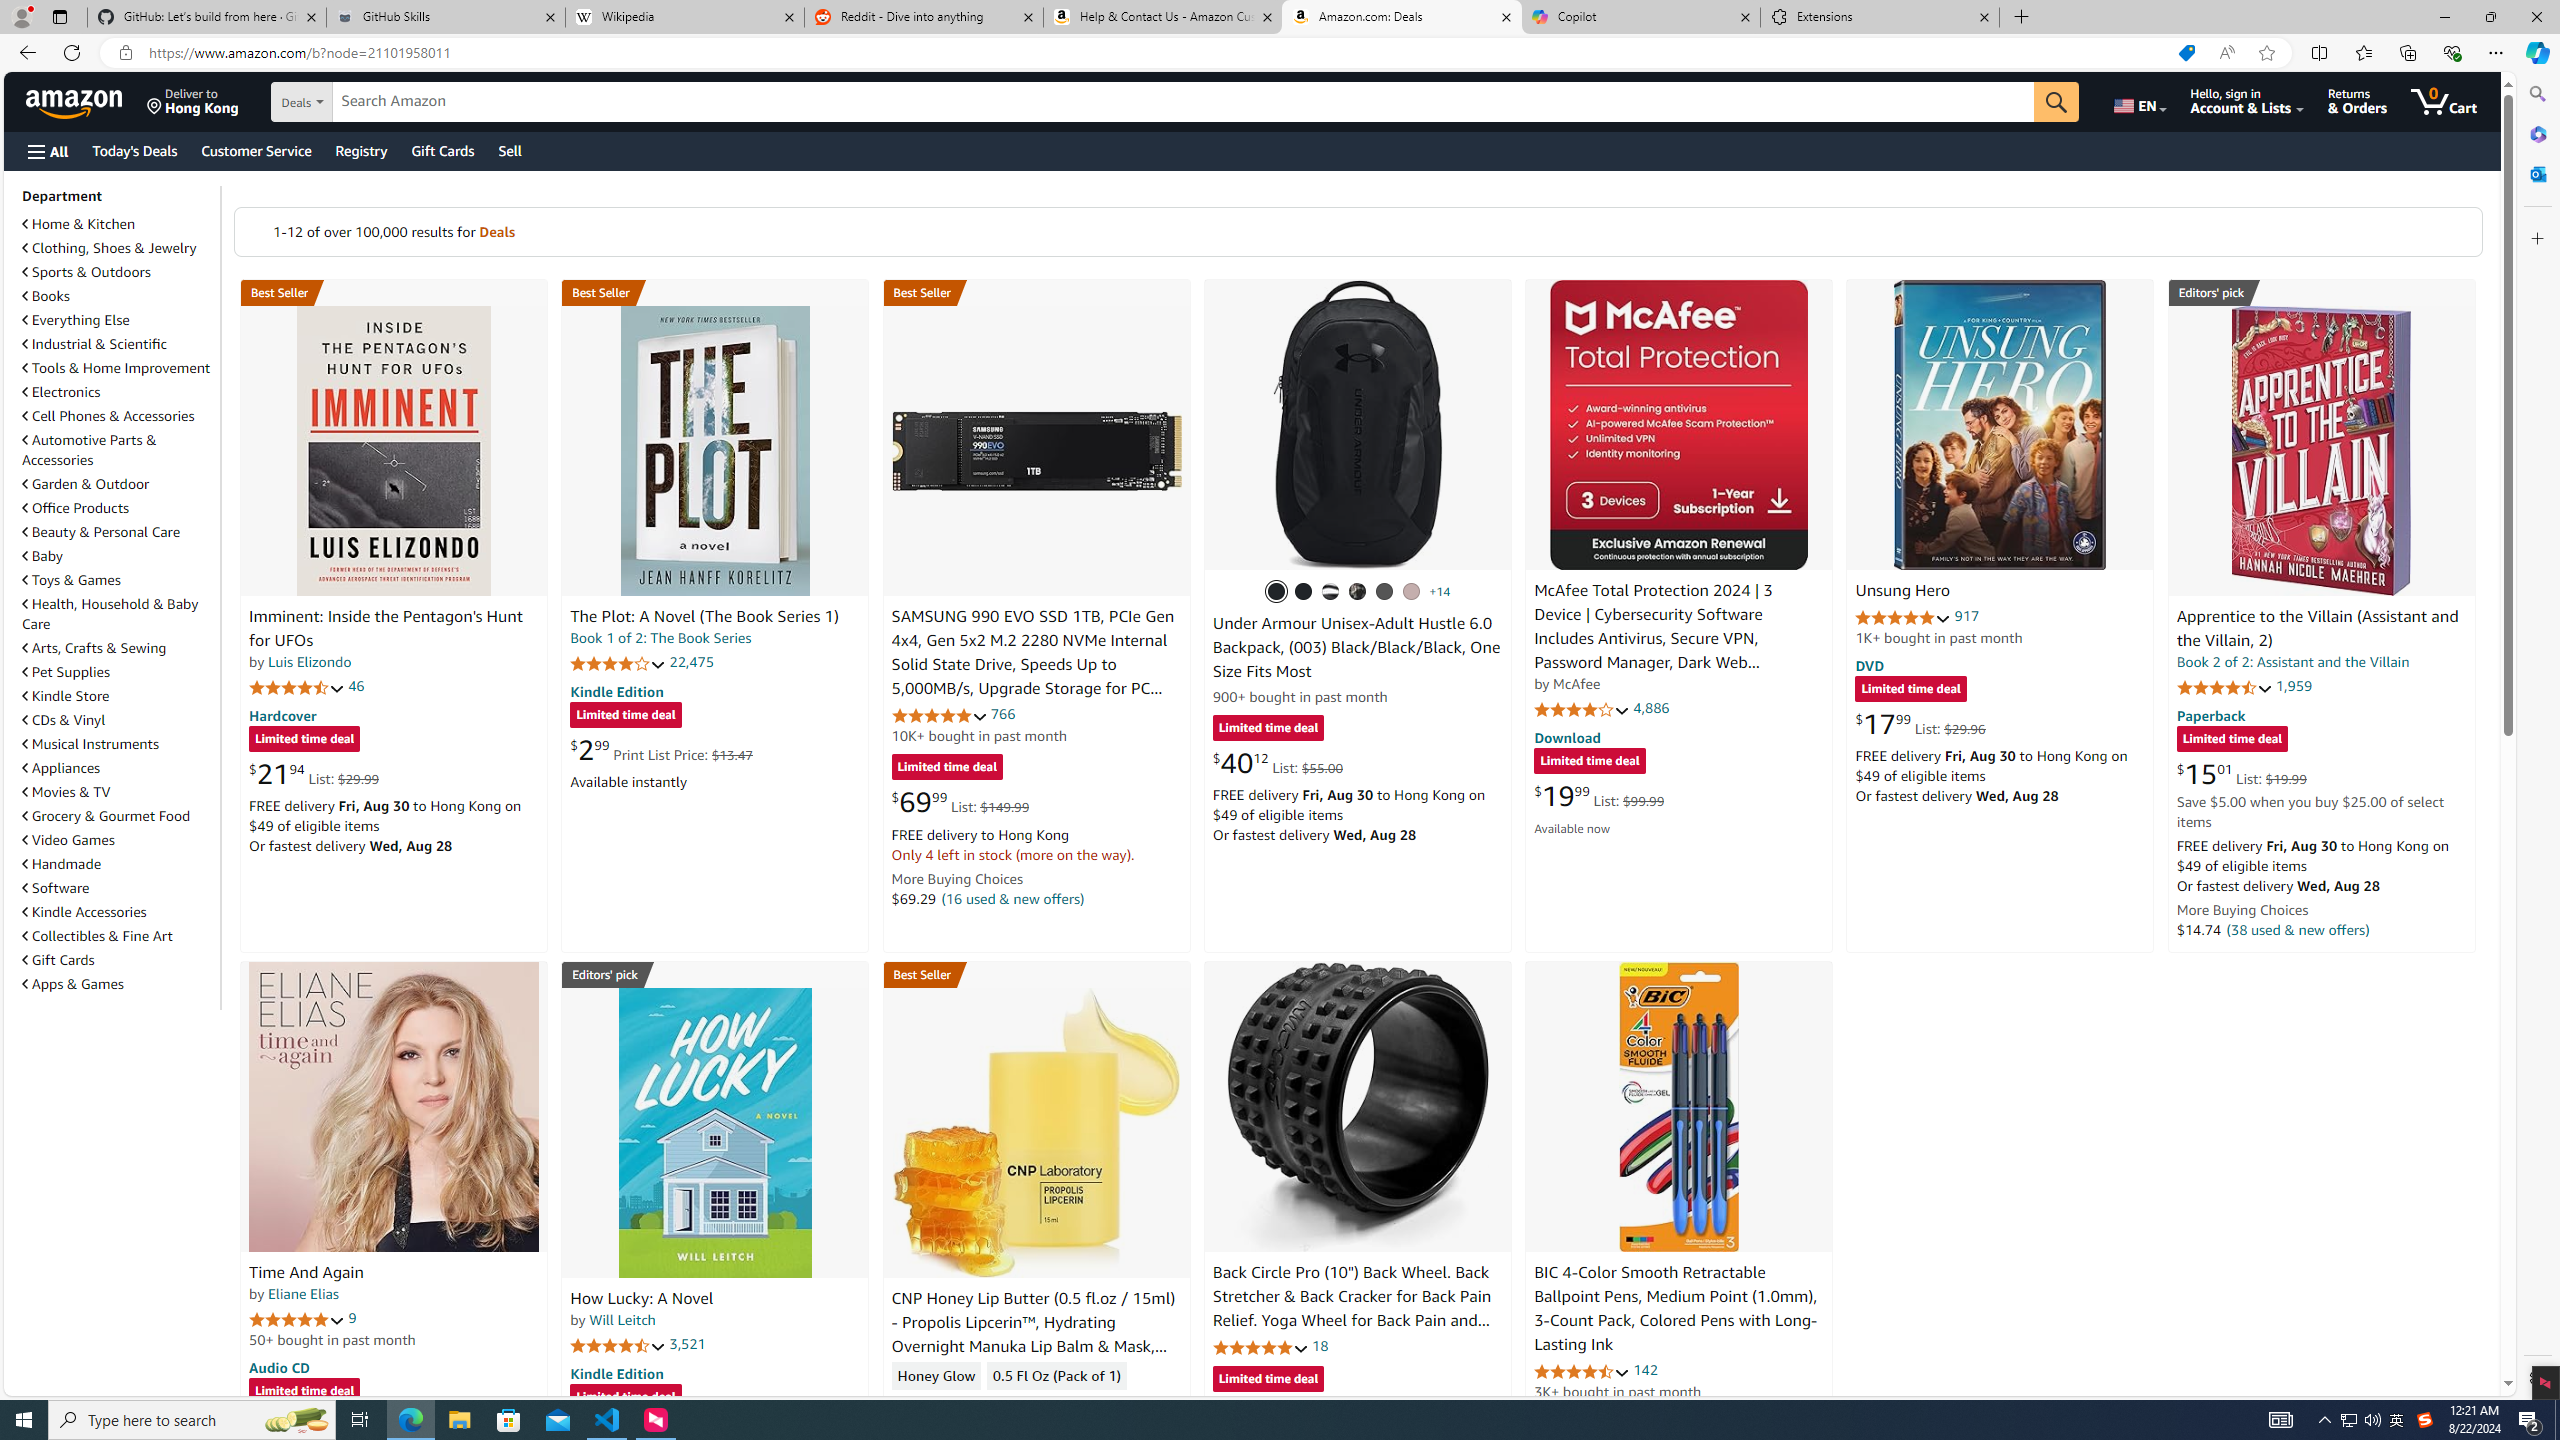 The image size is (2560, 1440). I want to click on 'Automotive Parts & Accessories', so click(118, 449).